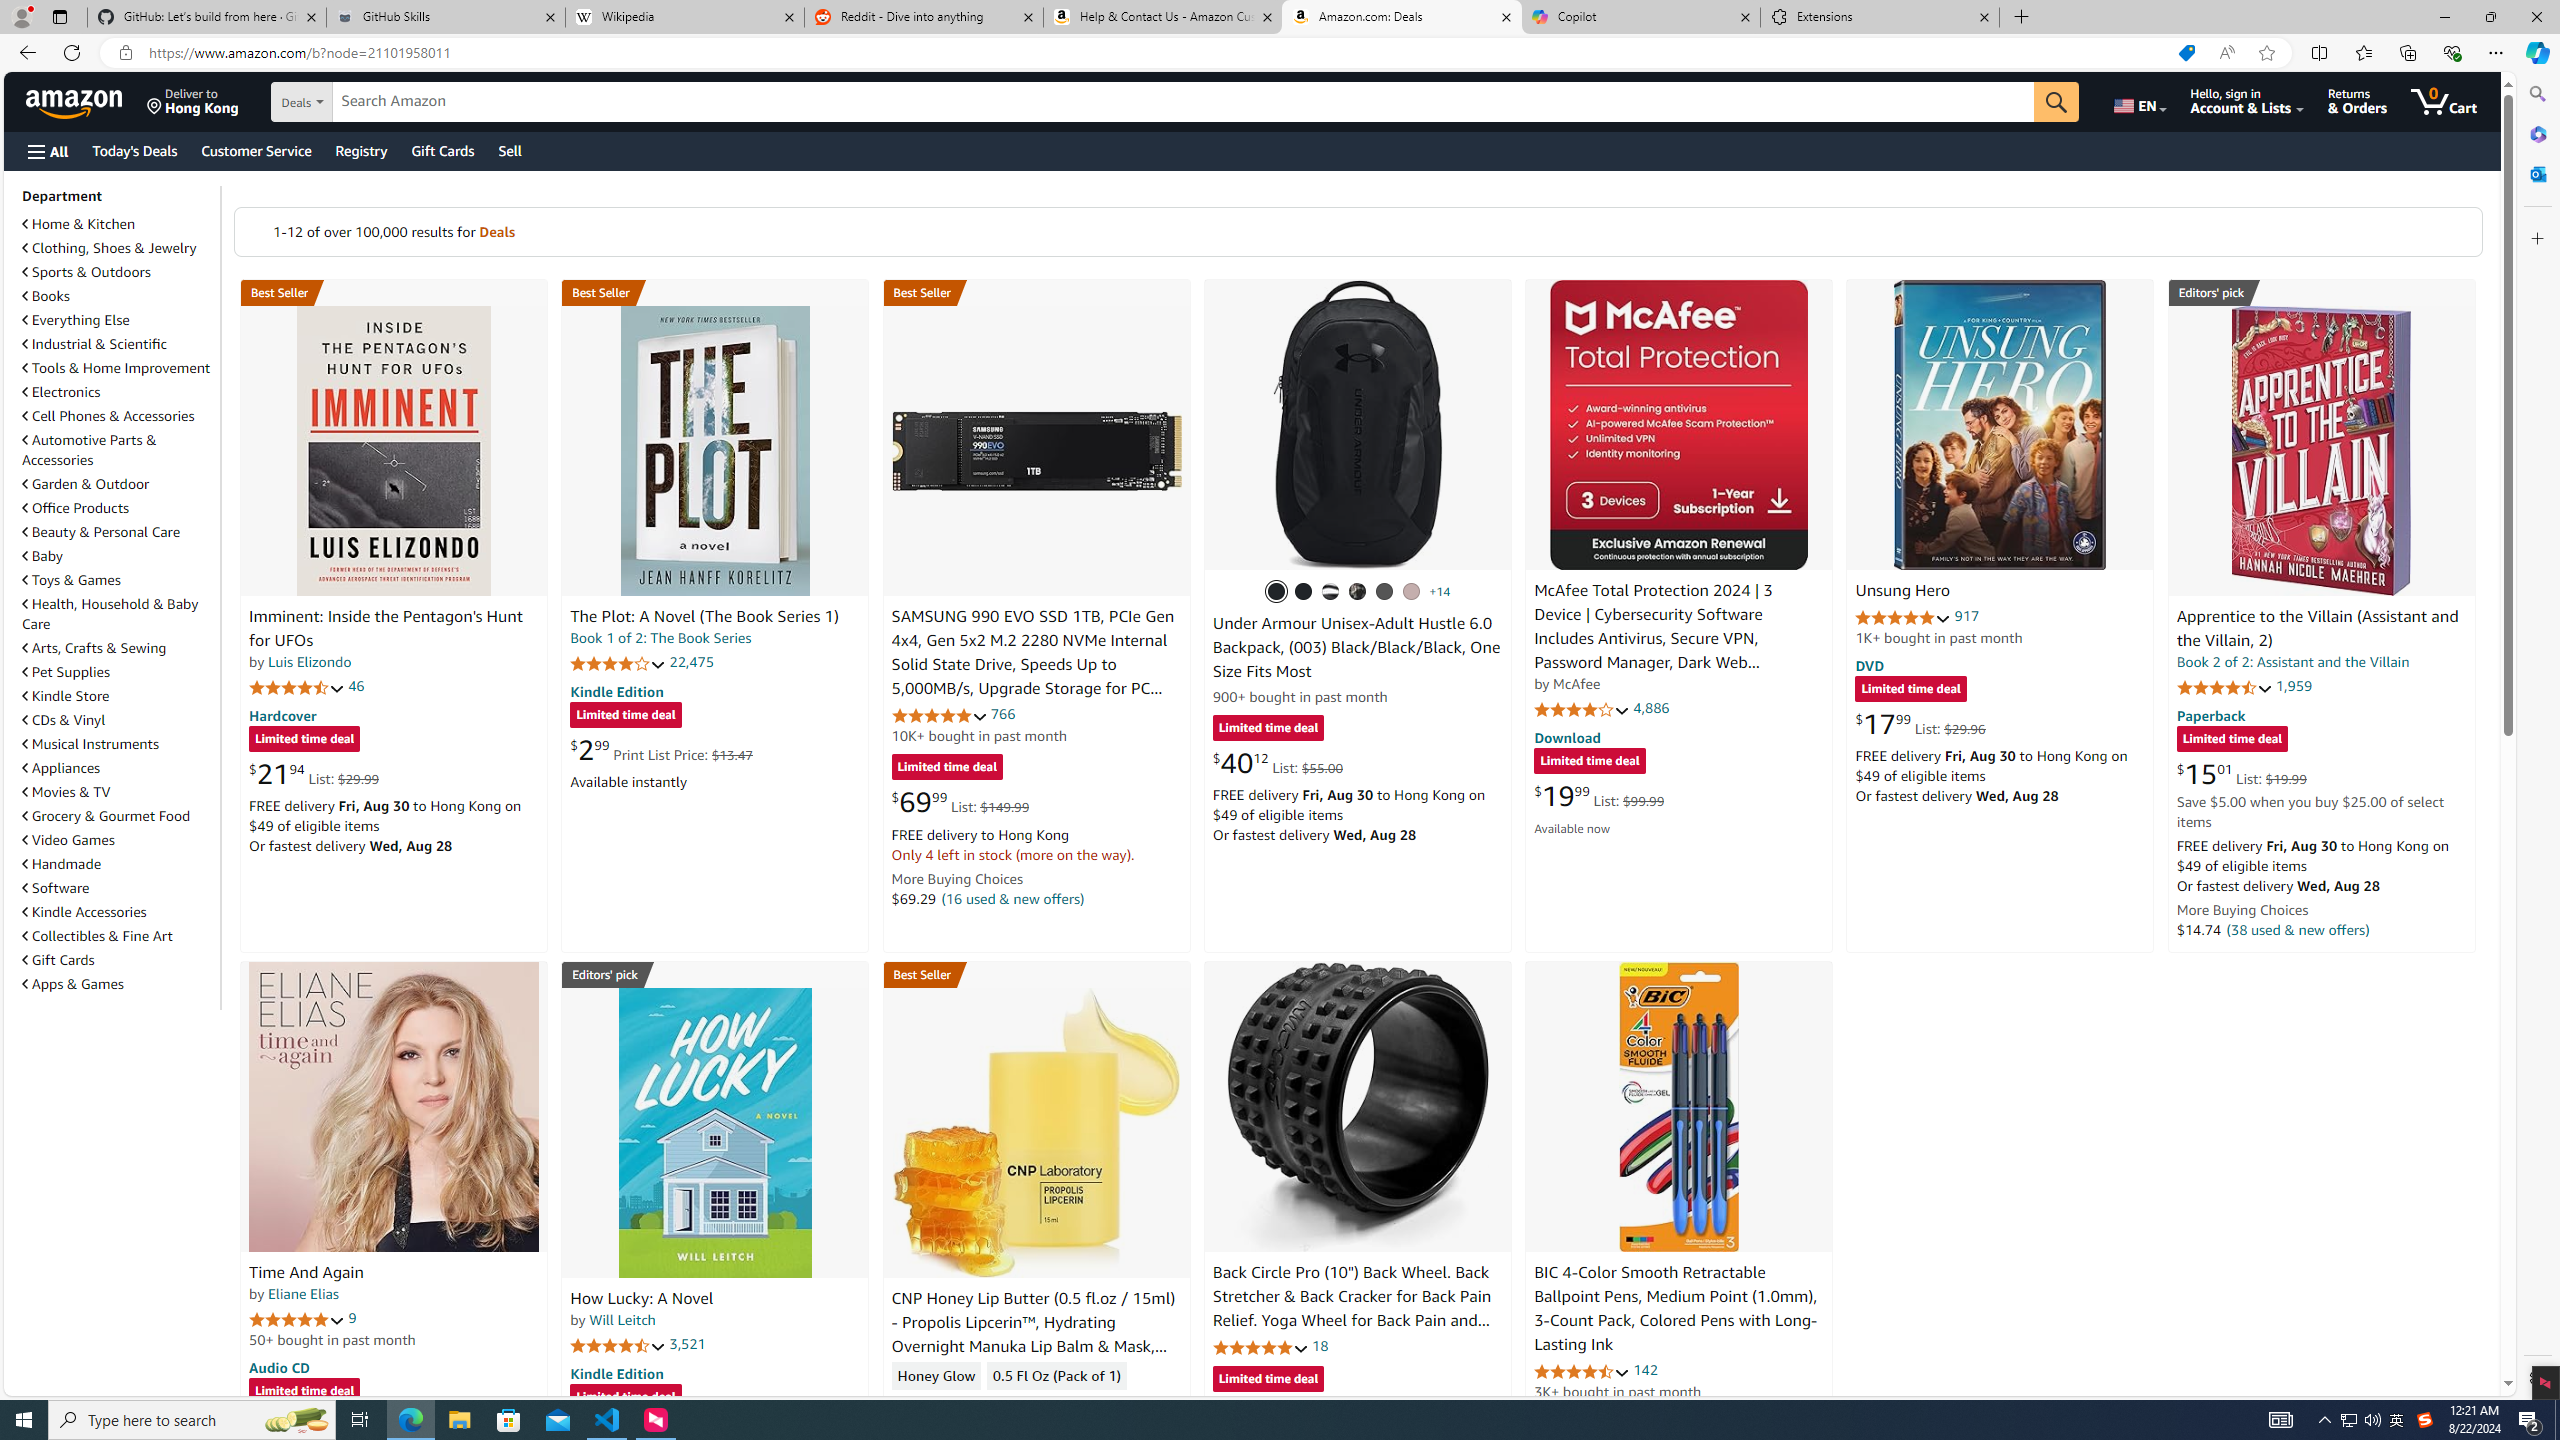 The image size is (2560, 1440). I want to click on 'Automotive Parts & Accessories', so click(118, 449).